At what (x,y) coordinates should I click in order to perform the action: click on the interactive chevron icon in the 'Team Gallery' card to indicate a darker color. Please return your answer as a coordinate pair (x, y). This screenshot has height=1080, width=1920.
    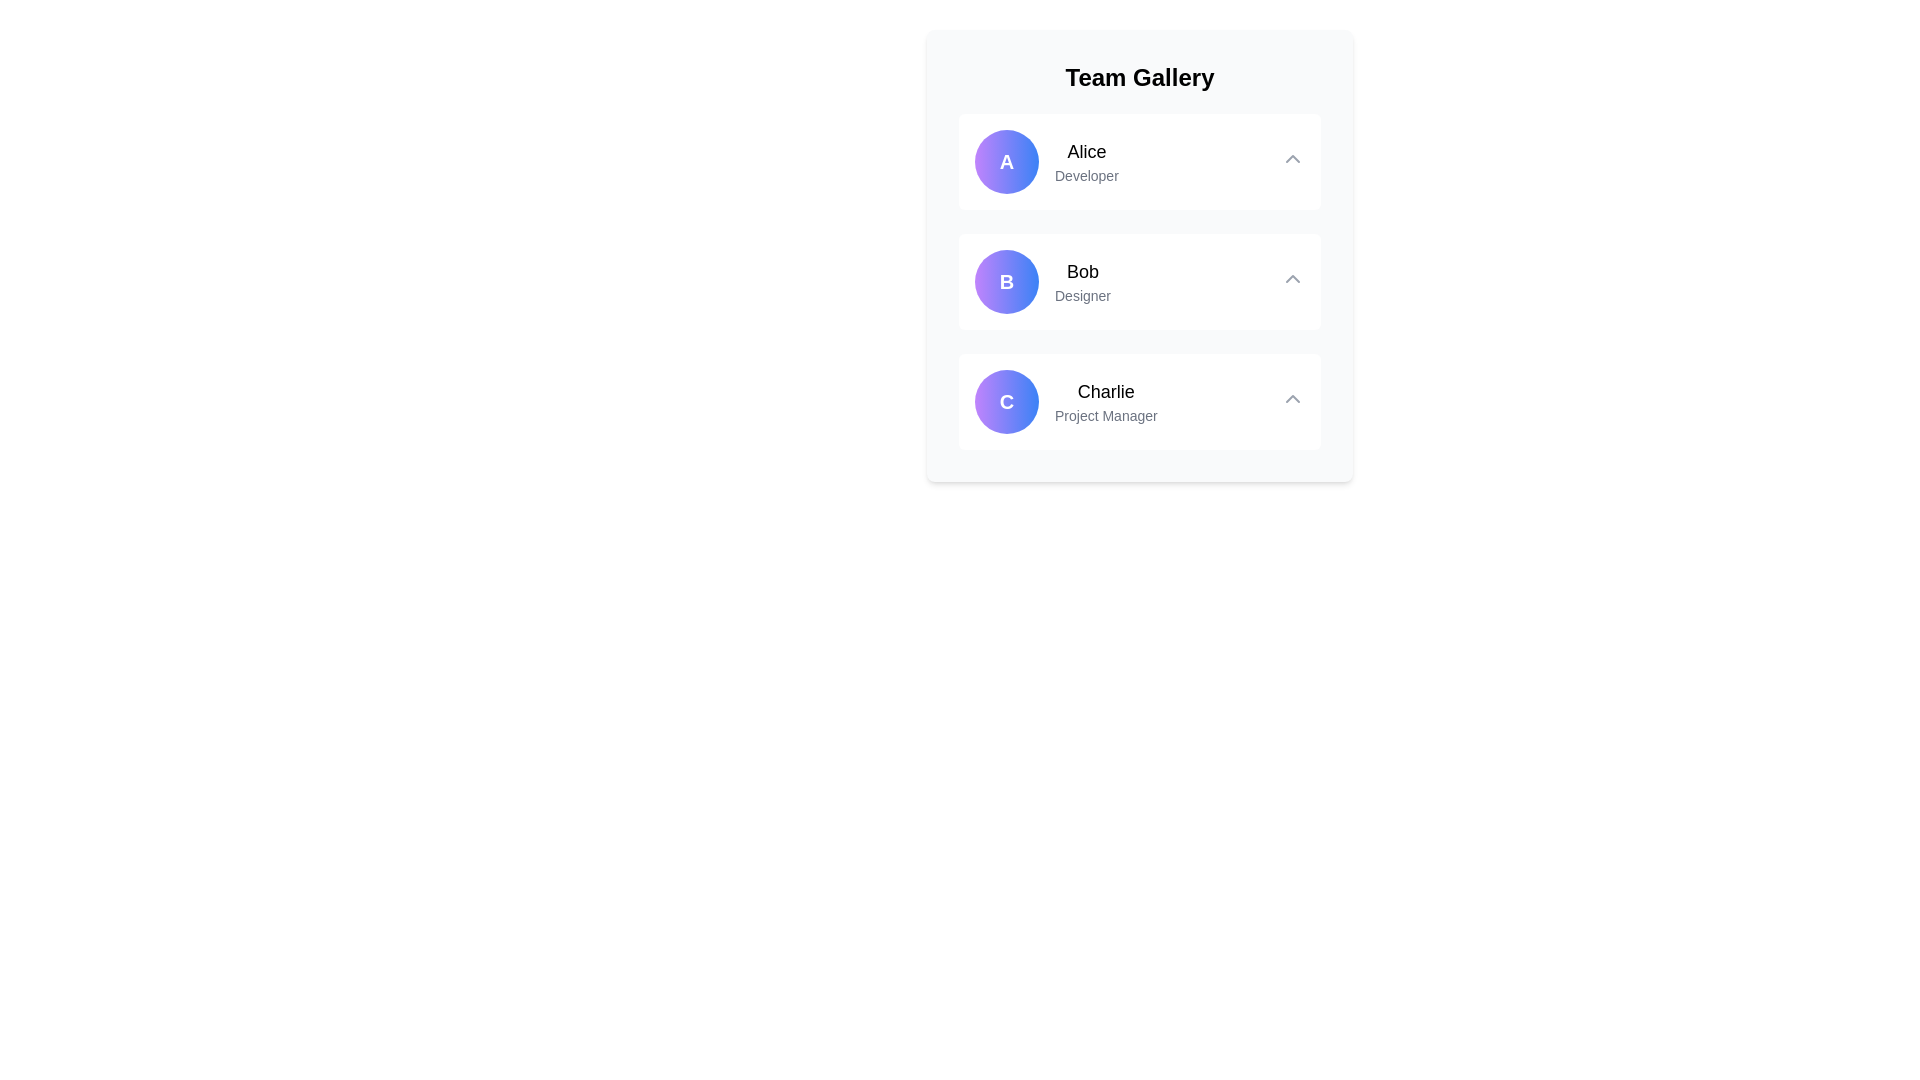
    Looking at the image, I should click on (1292, 157).